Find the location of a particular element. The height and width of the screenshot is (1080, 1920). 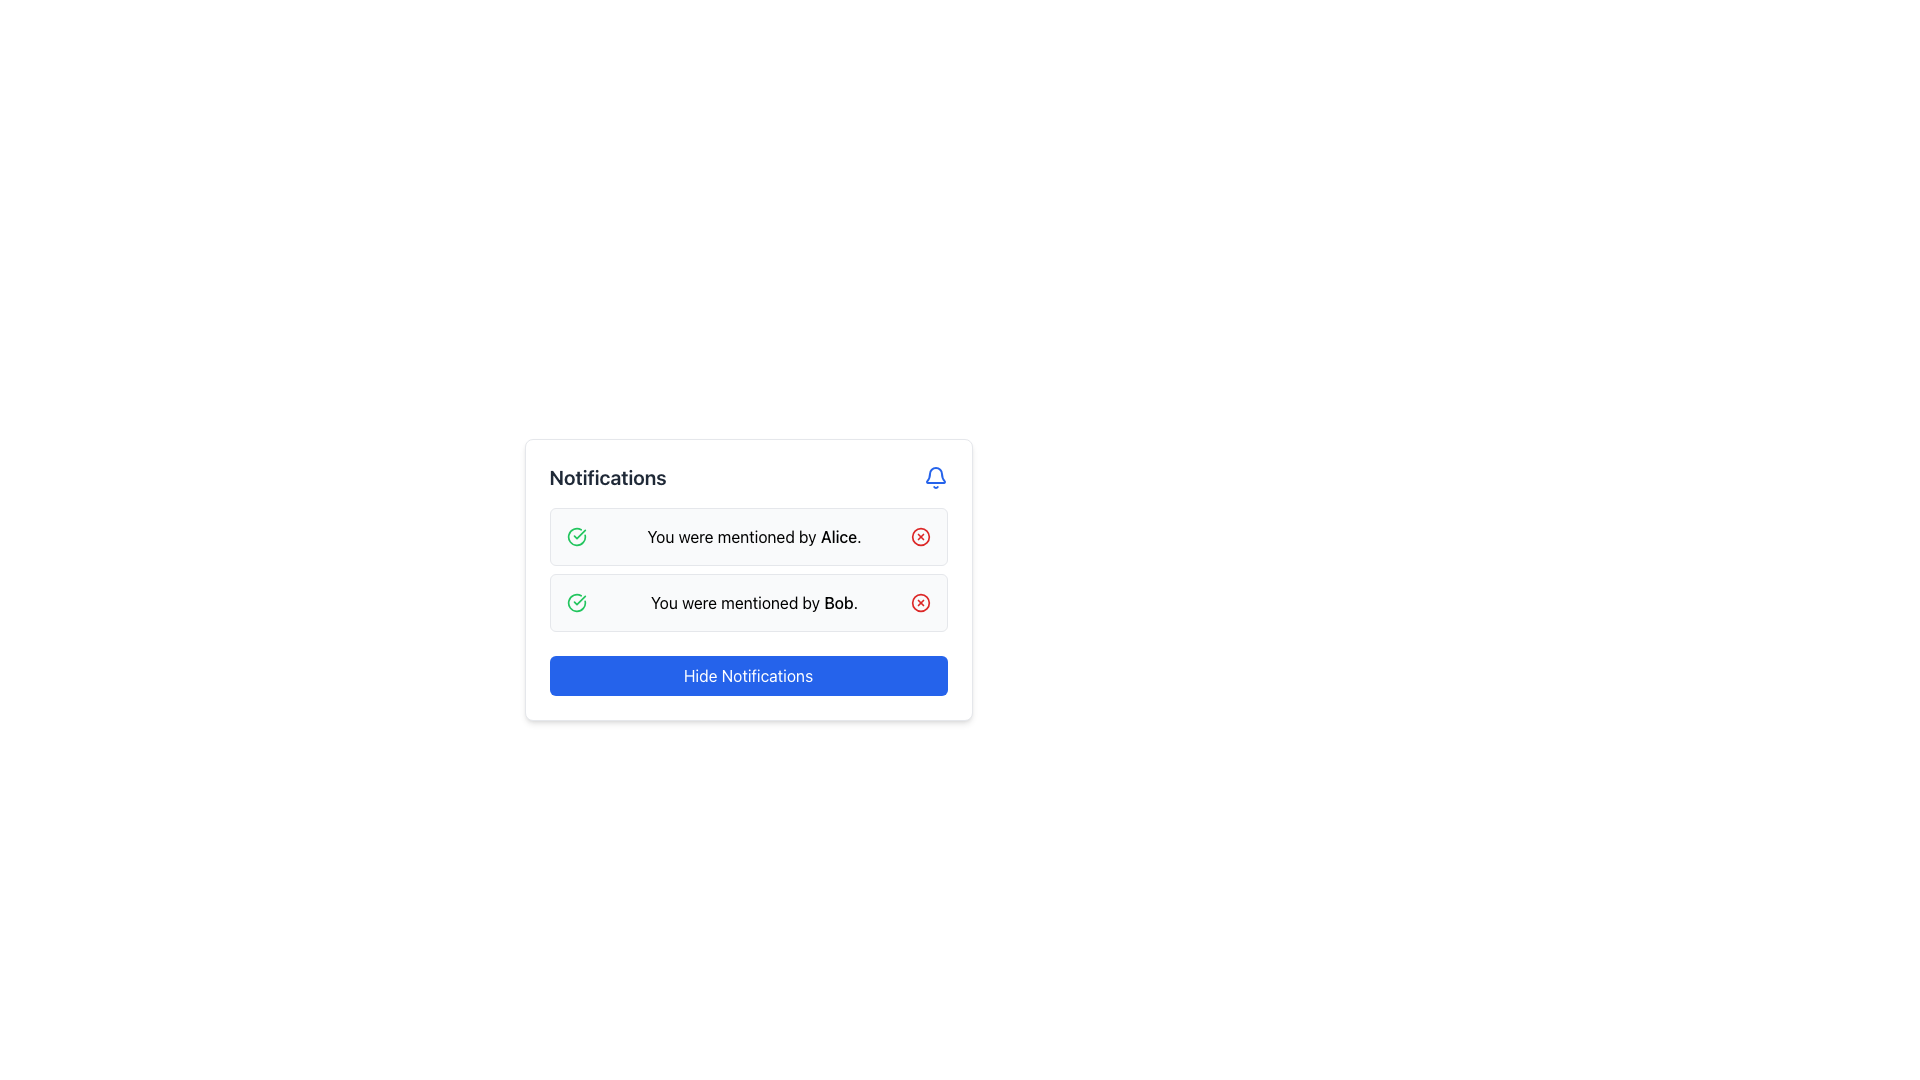

the text label that informs the user about a notification regarding a mention by 'Alice', positioned within the first notification box, horizontally centered after a checkmark icon and before a small dismiss icon is located at coordinates (753, 535).